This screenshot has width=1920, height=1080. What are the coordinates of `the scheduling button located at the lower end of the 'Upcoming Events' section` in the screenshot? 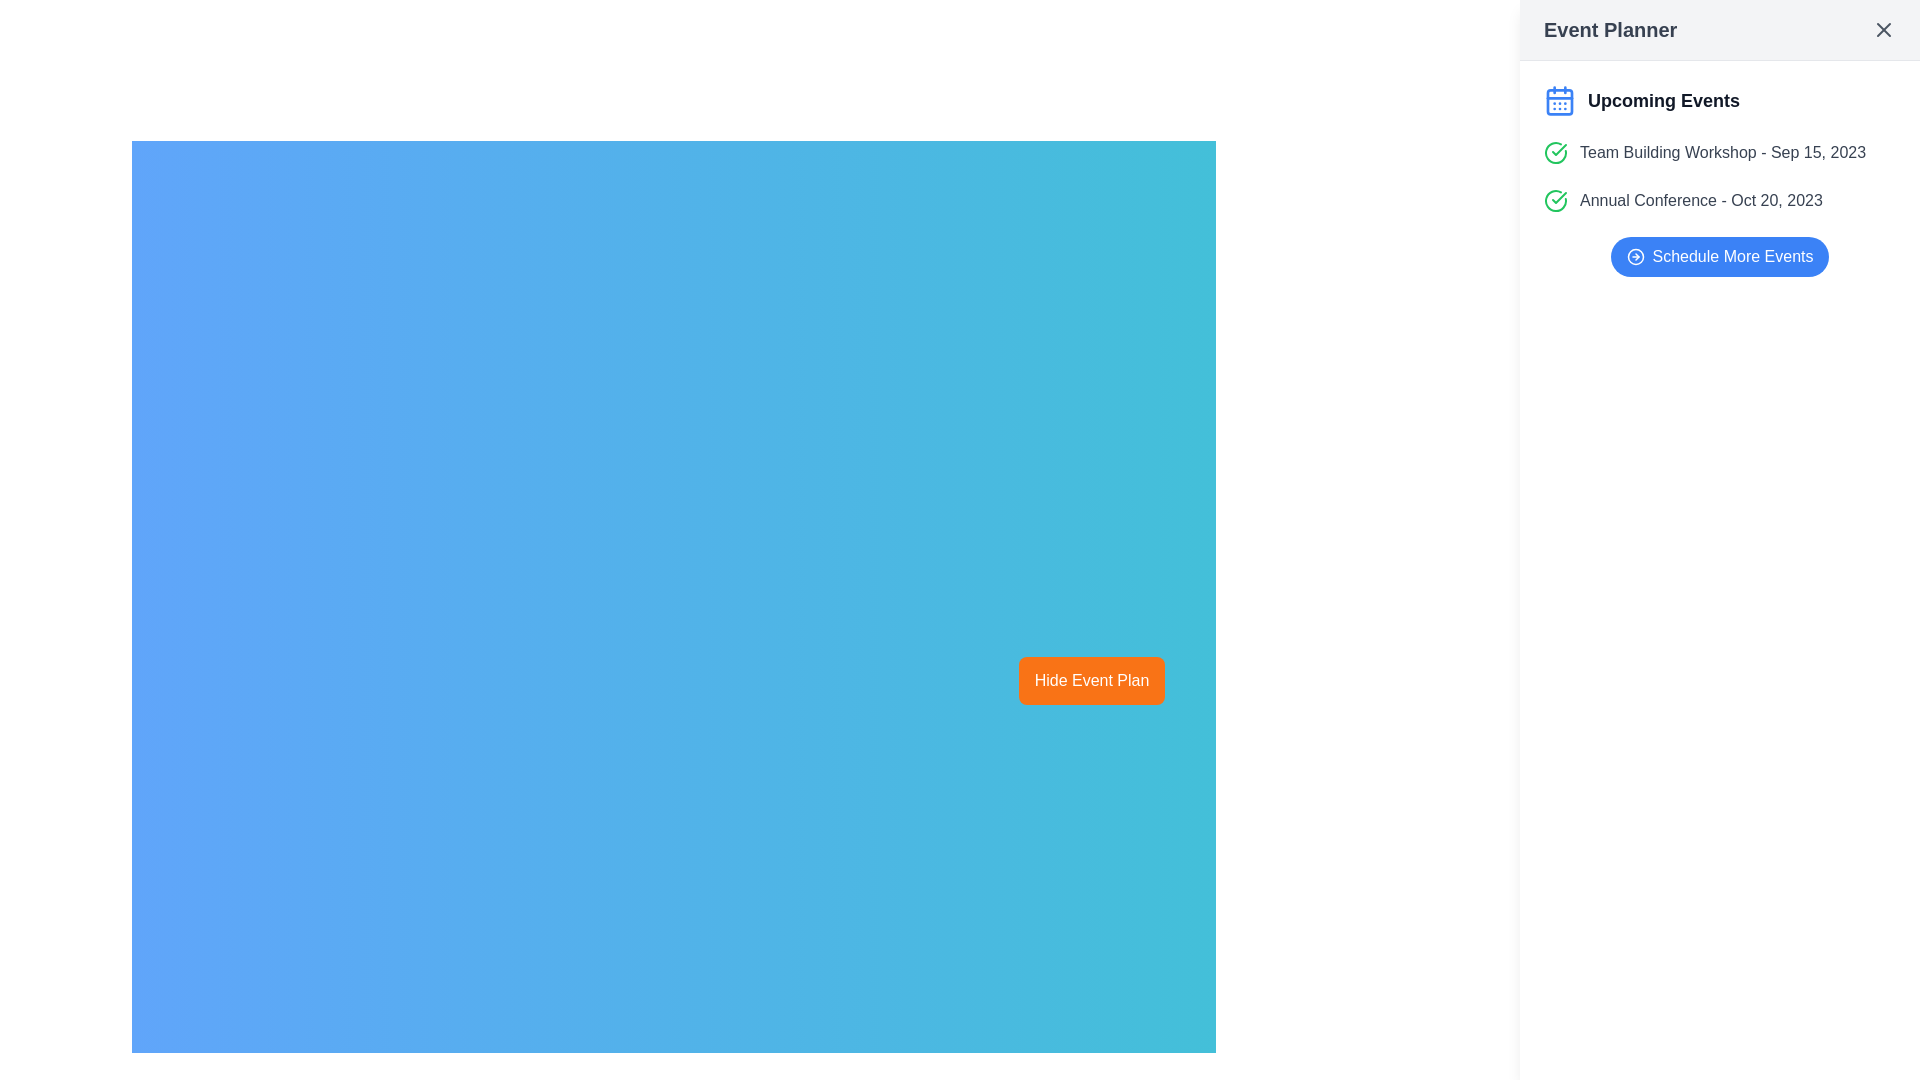 It's located at (1718, 256).